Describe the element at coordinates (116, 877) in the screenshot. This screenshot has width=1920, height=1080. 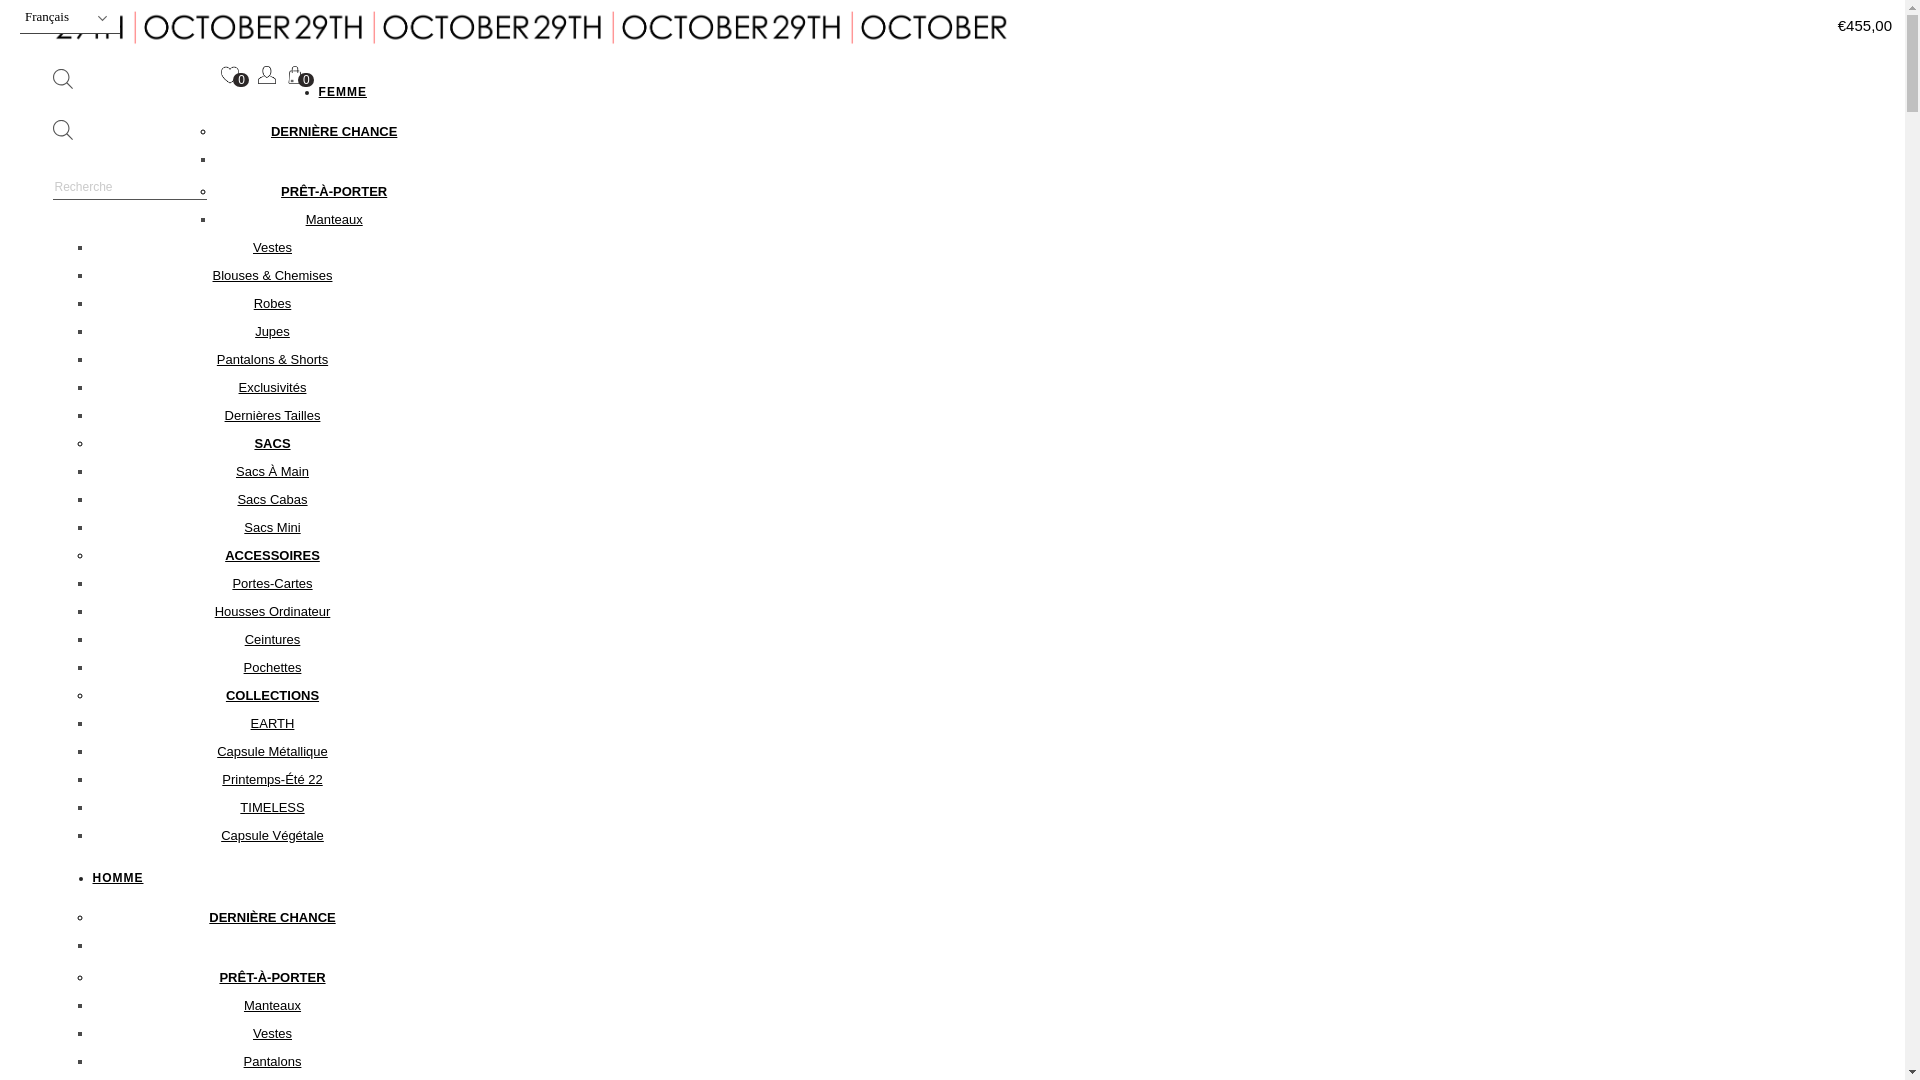
I see `'HOMME'` at that location.